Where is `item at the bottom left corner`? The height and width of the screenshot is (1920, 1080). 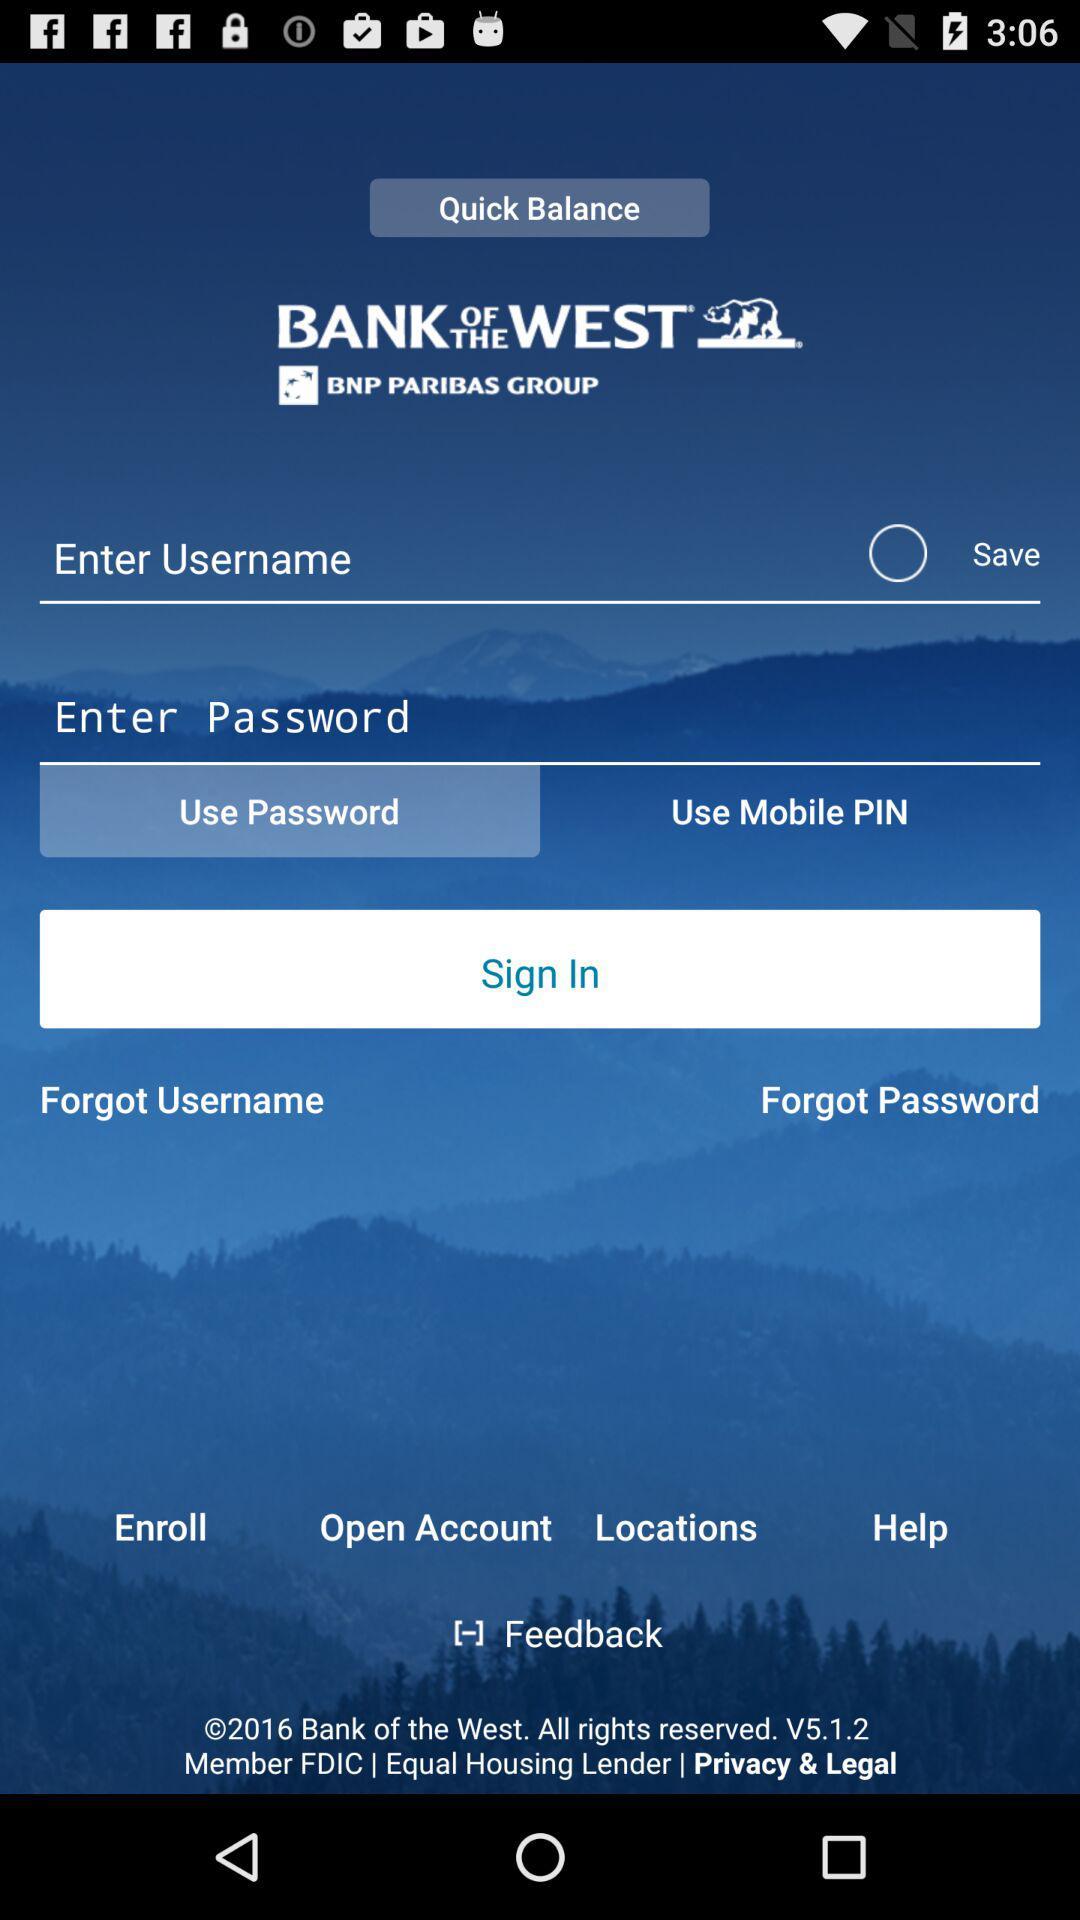
item at the bottom left corner is located at coordinates (123, 1525).